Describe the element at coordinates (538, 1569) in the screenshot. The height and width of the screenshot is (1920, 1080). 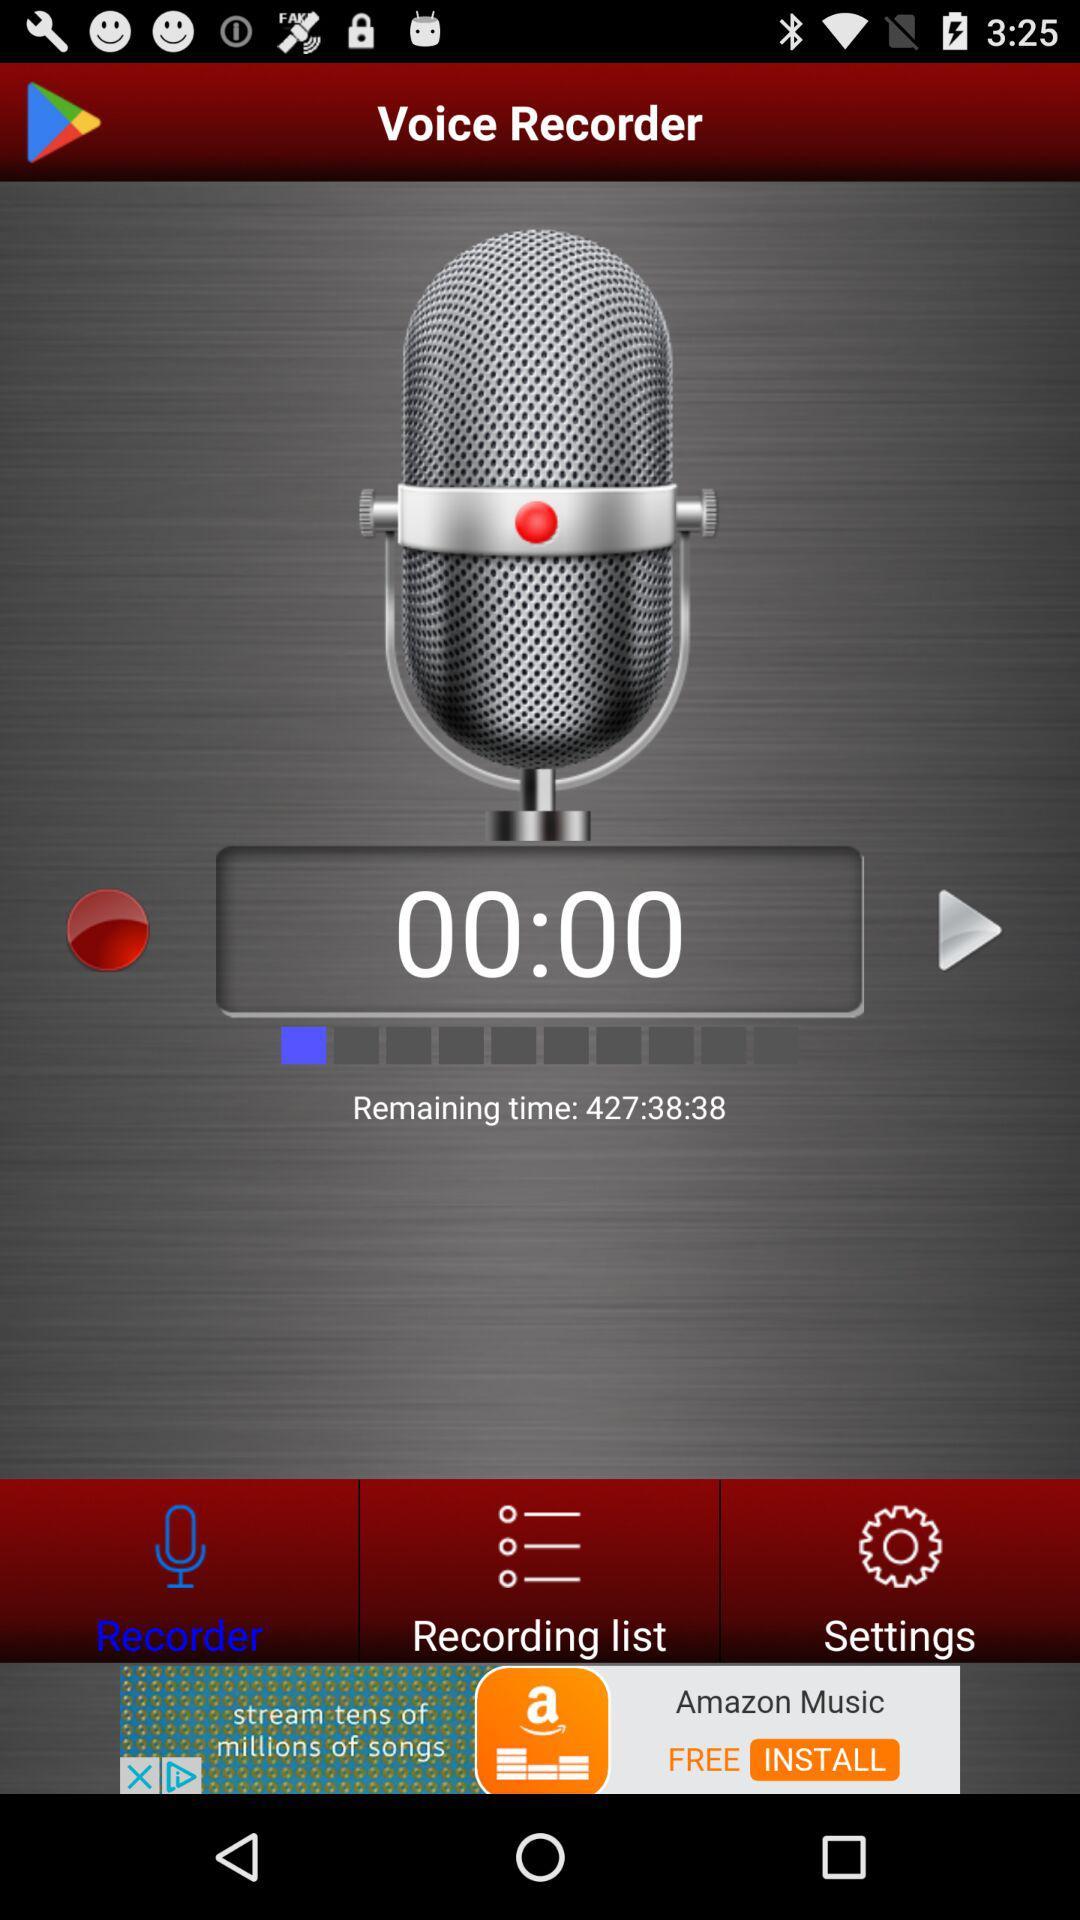
I see `previous recordings` at that location.